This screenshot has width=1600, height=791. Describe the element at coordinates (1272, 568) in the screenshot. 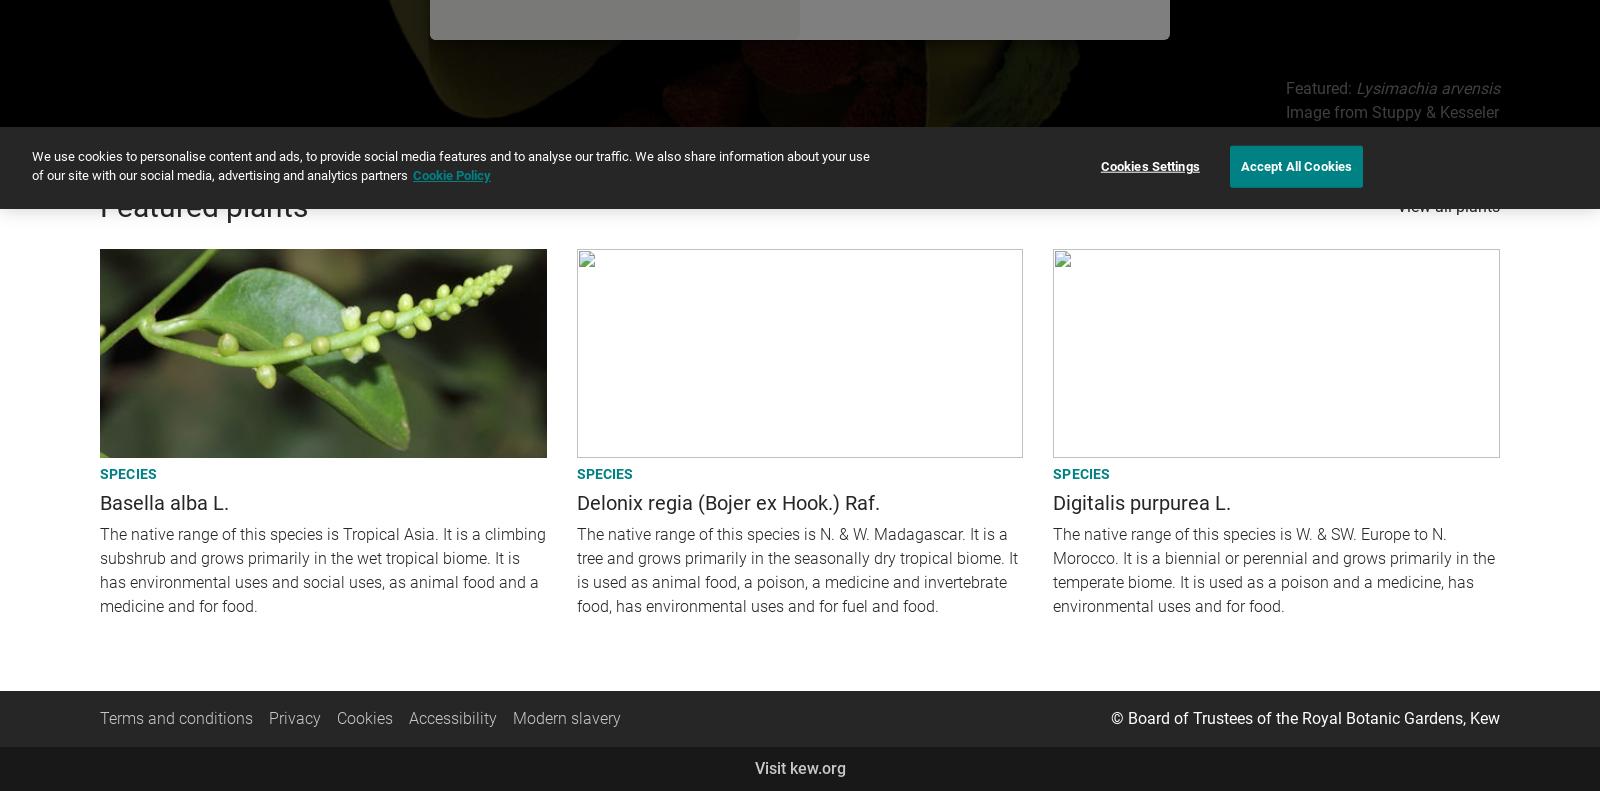

I see `'The native range of this species is W. & SW. Europe to N. Morocco. It is a biennial or perennial and grows primarily in the temperate biome. It is used as a poison and a medicine, has environmental uses and for food.'` at that location.